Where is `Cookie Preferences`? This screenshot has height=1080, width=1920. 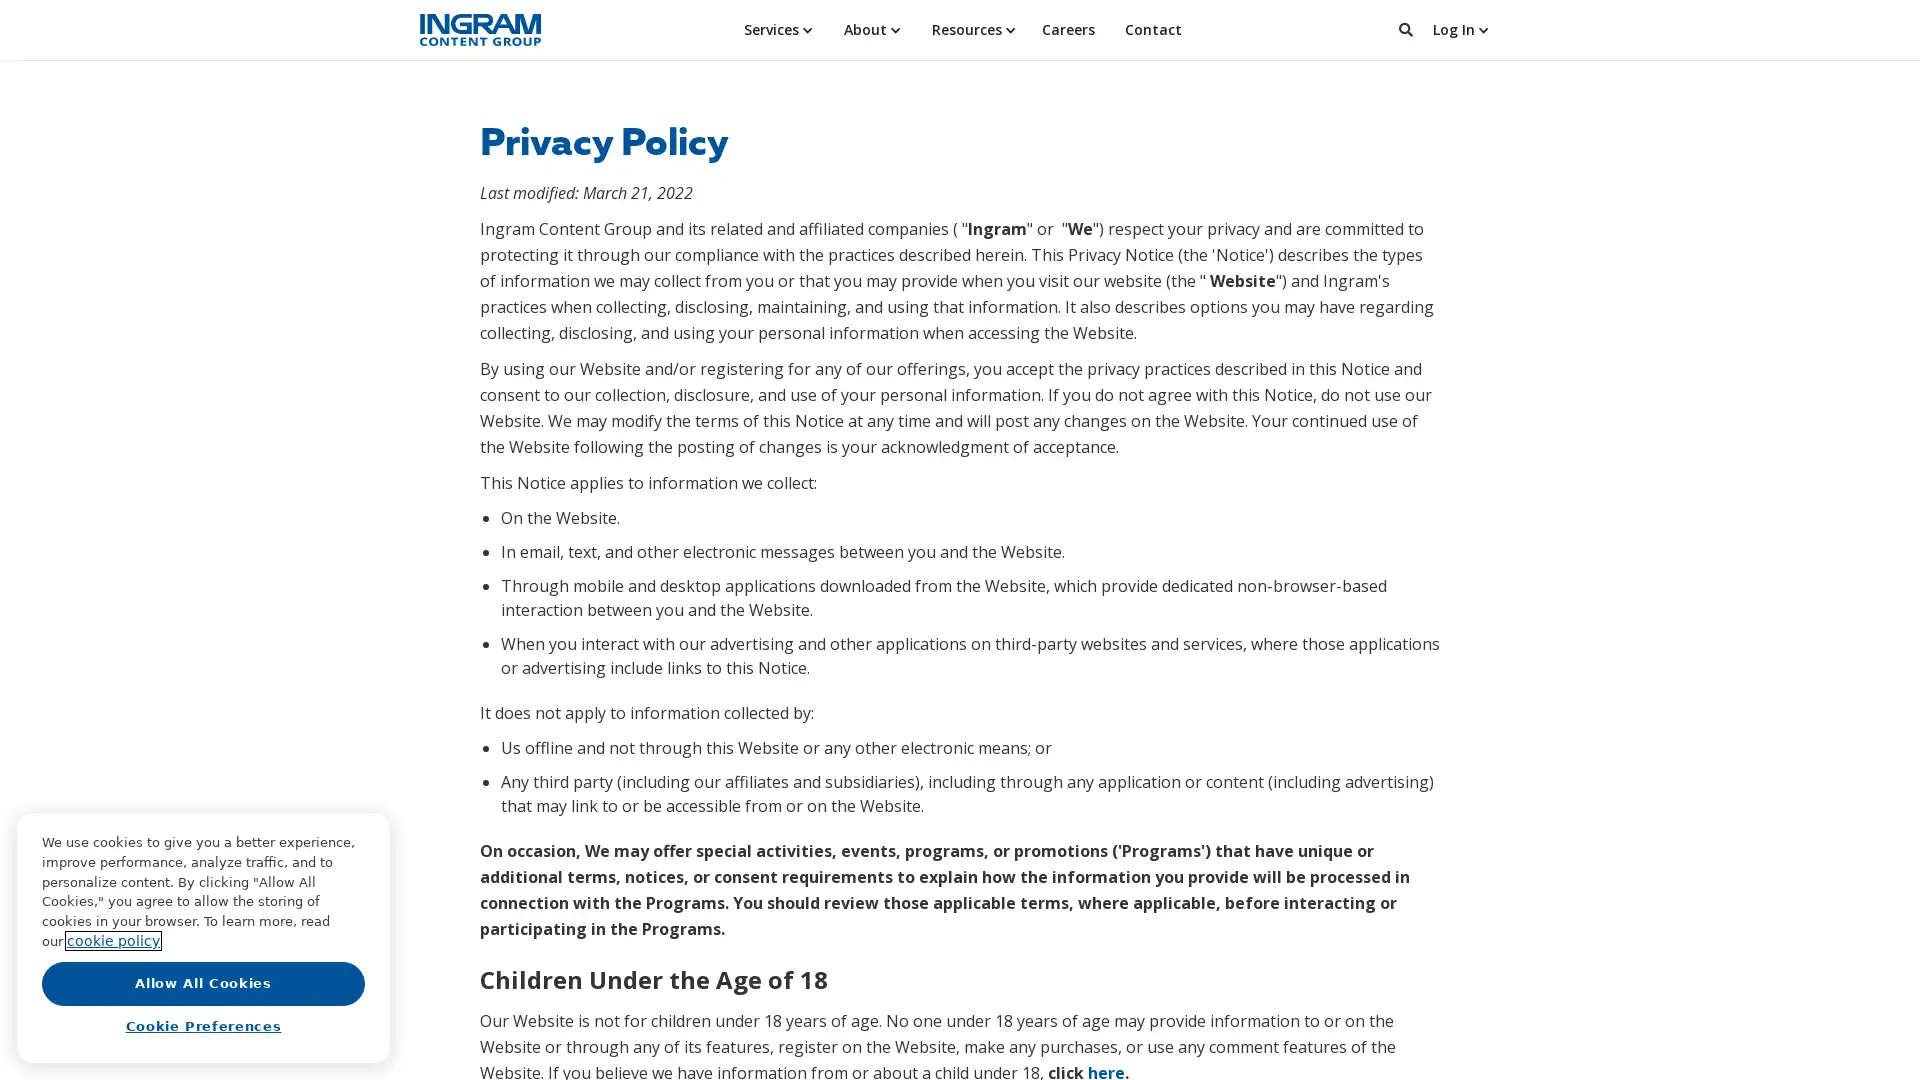
Cookie Preferences is located at coordinates (203, 1026).